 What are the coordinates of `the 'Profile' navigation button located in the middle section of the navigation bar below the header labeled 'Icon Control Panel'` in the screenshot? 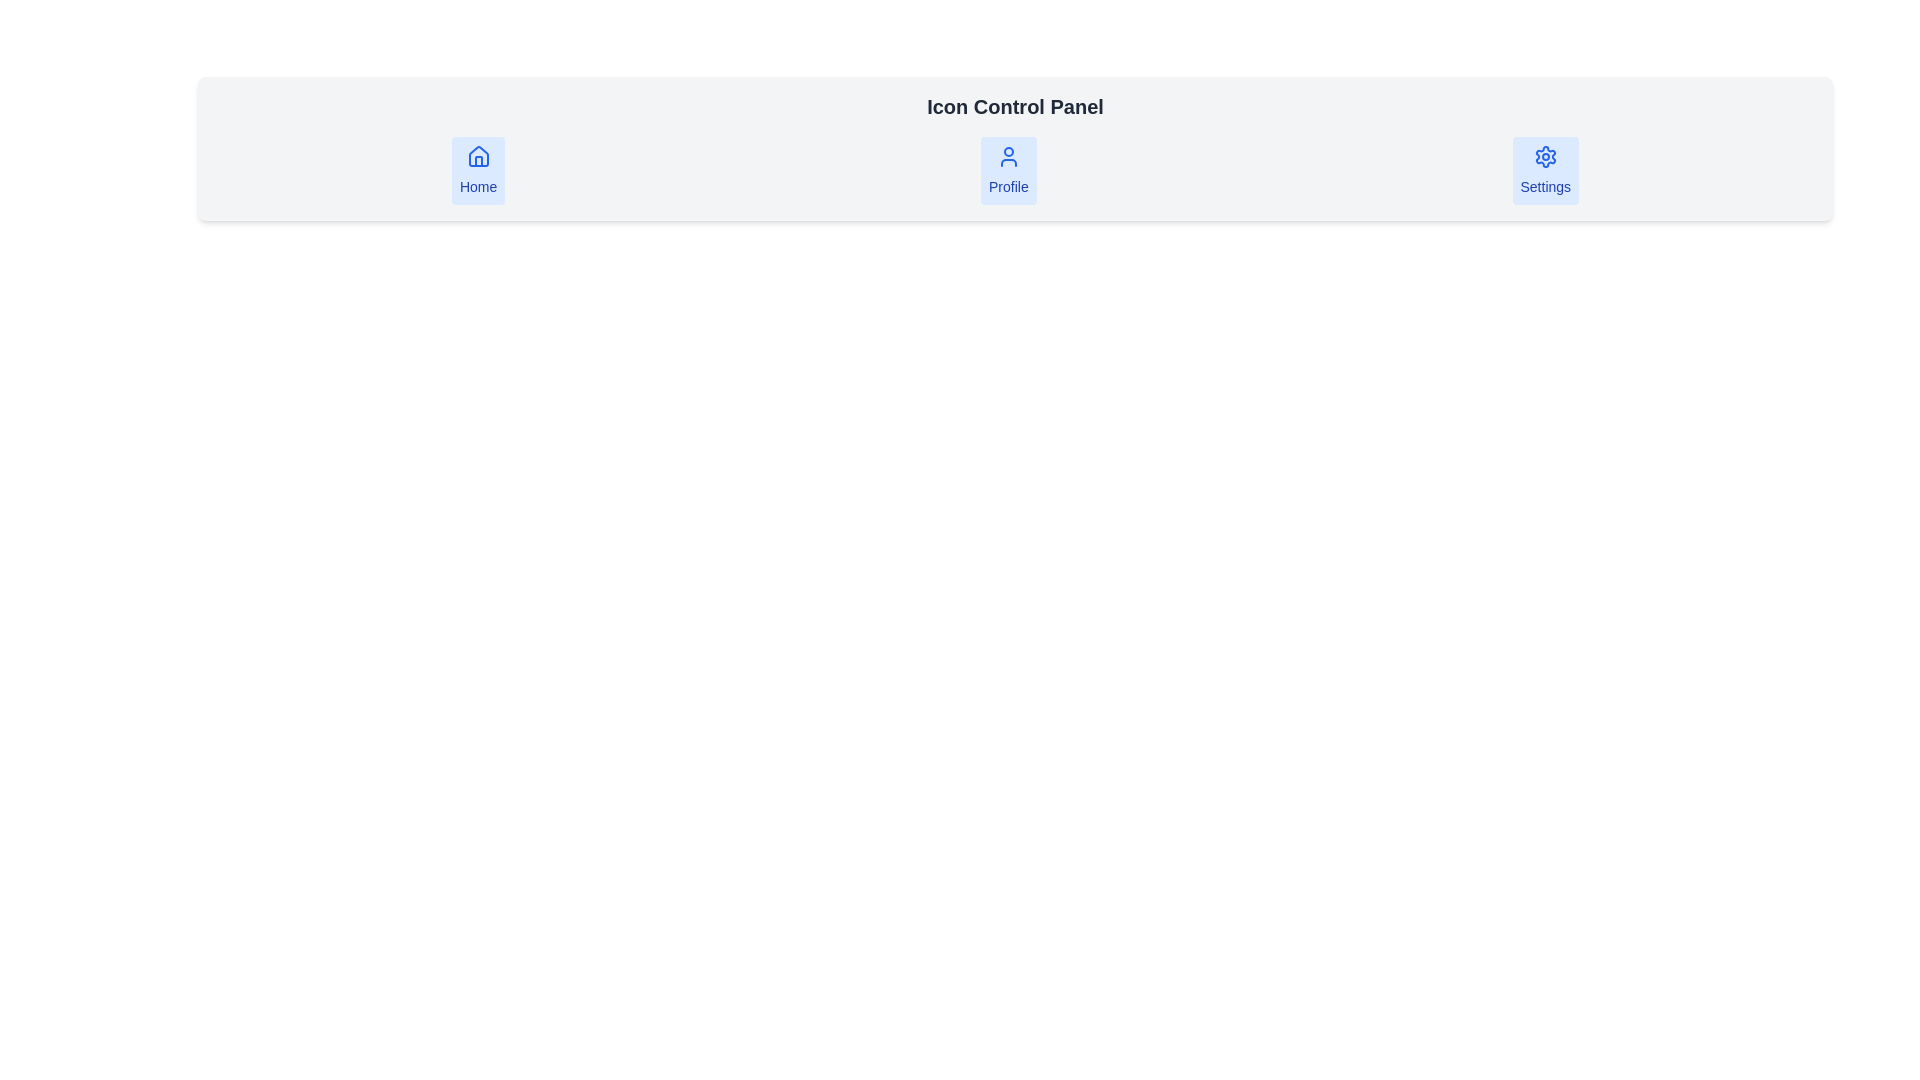 It's located at (1015, 169).